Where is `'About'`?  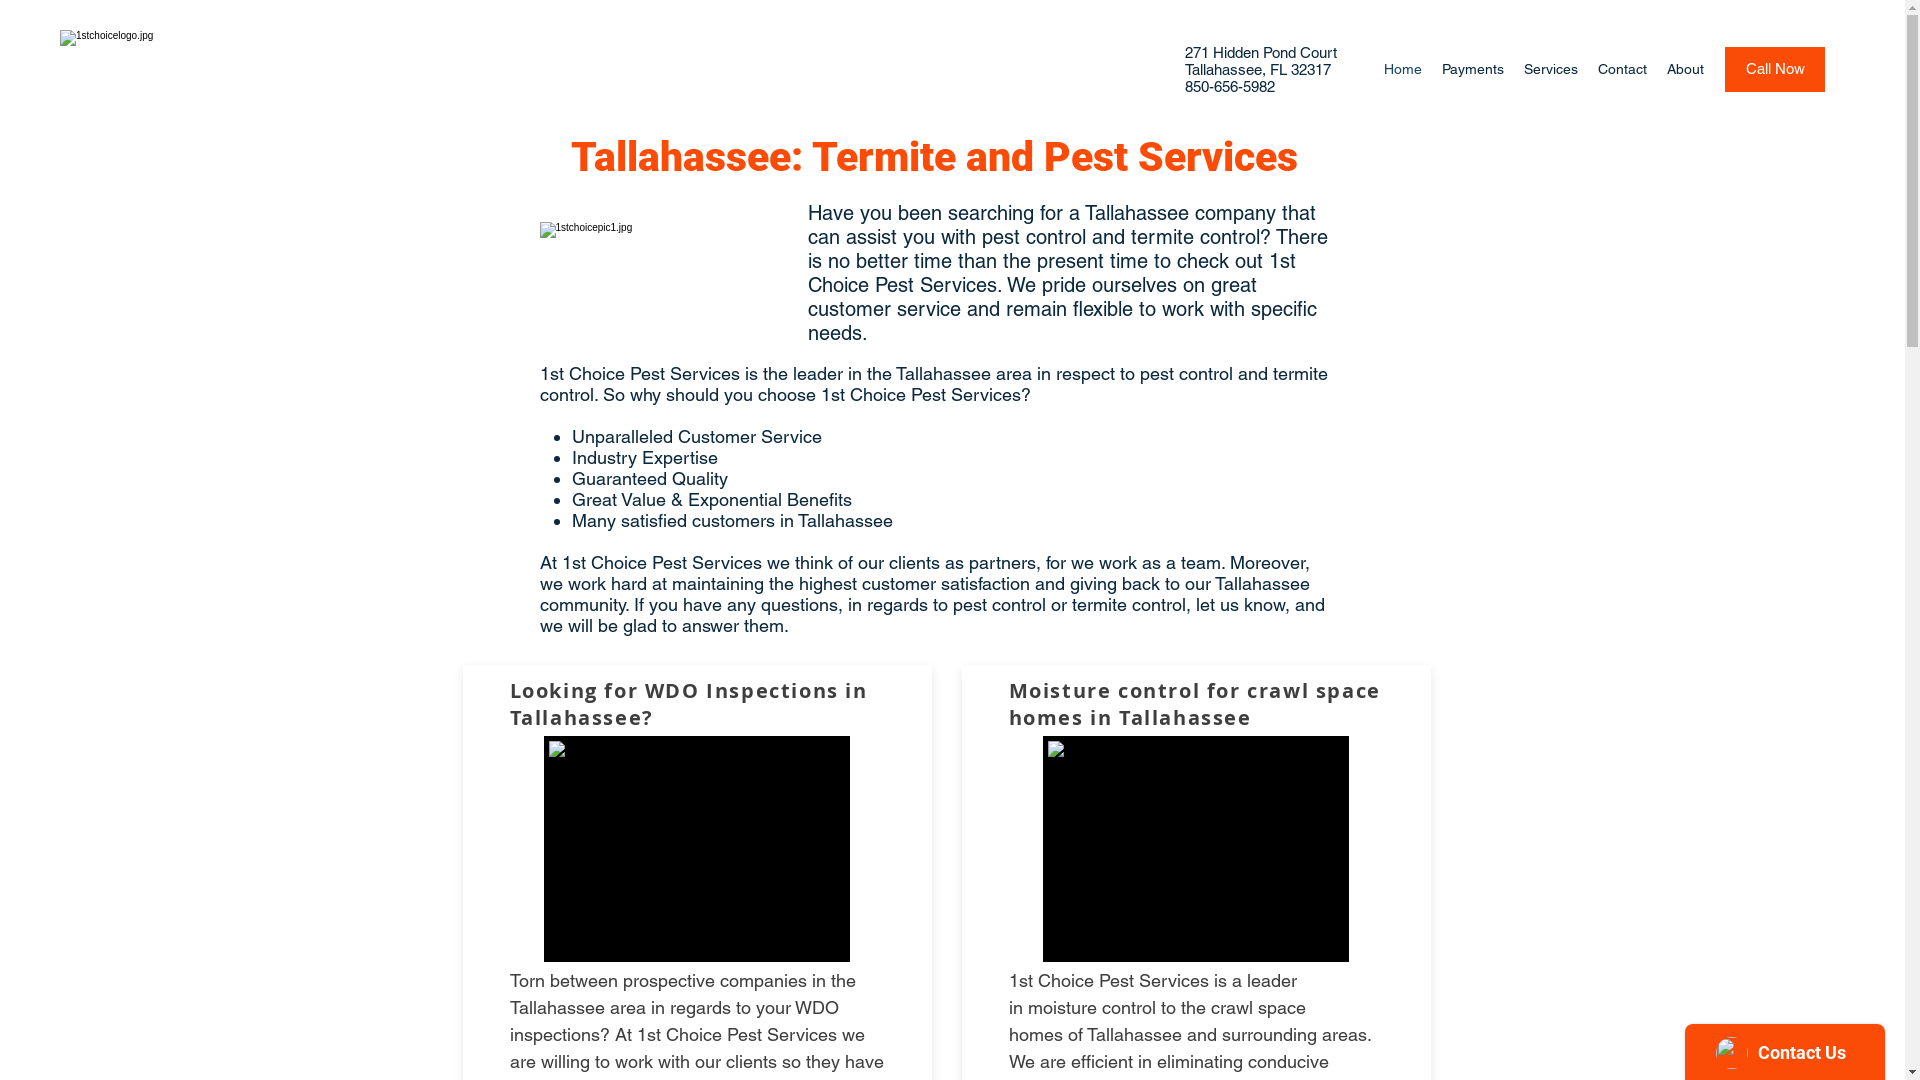
'About' is located at coordinates (1684, 68).